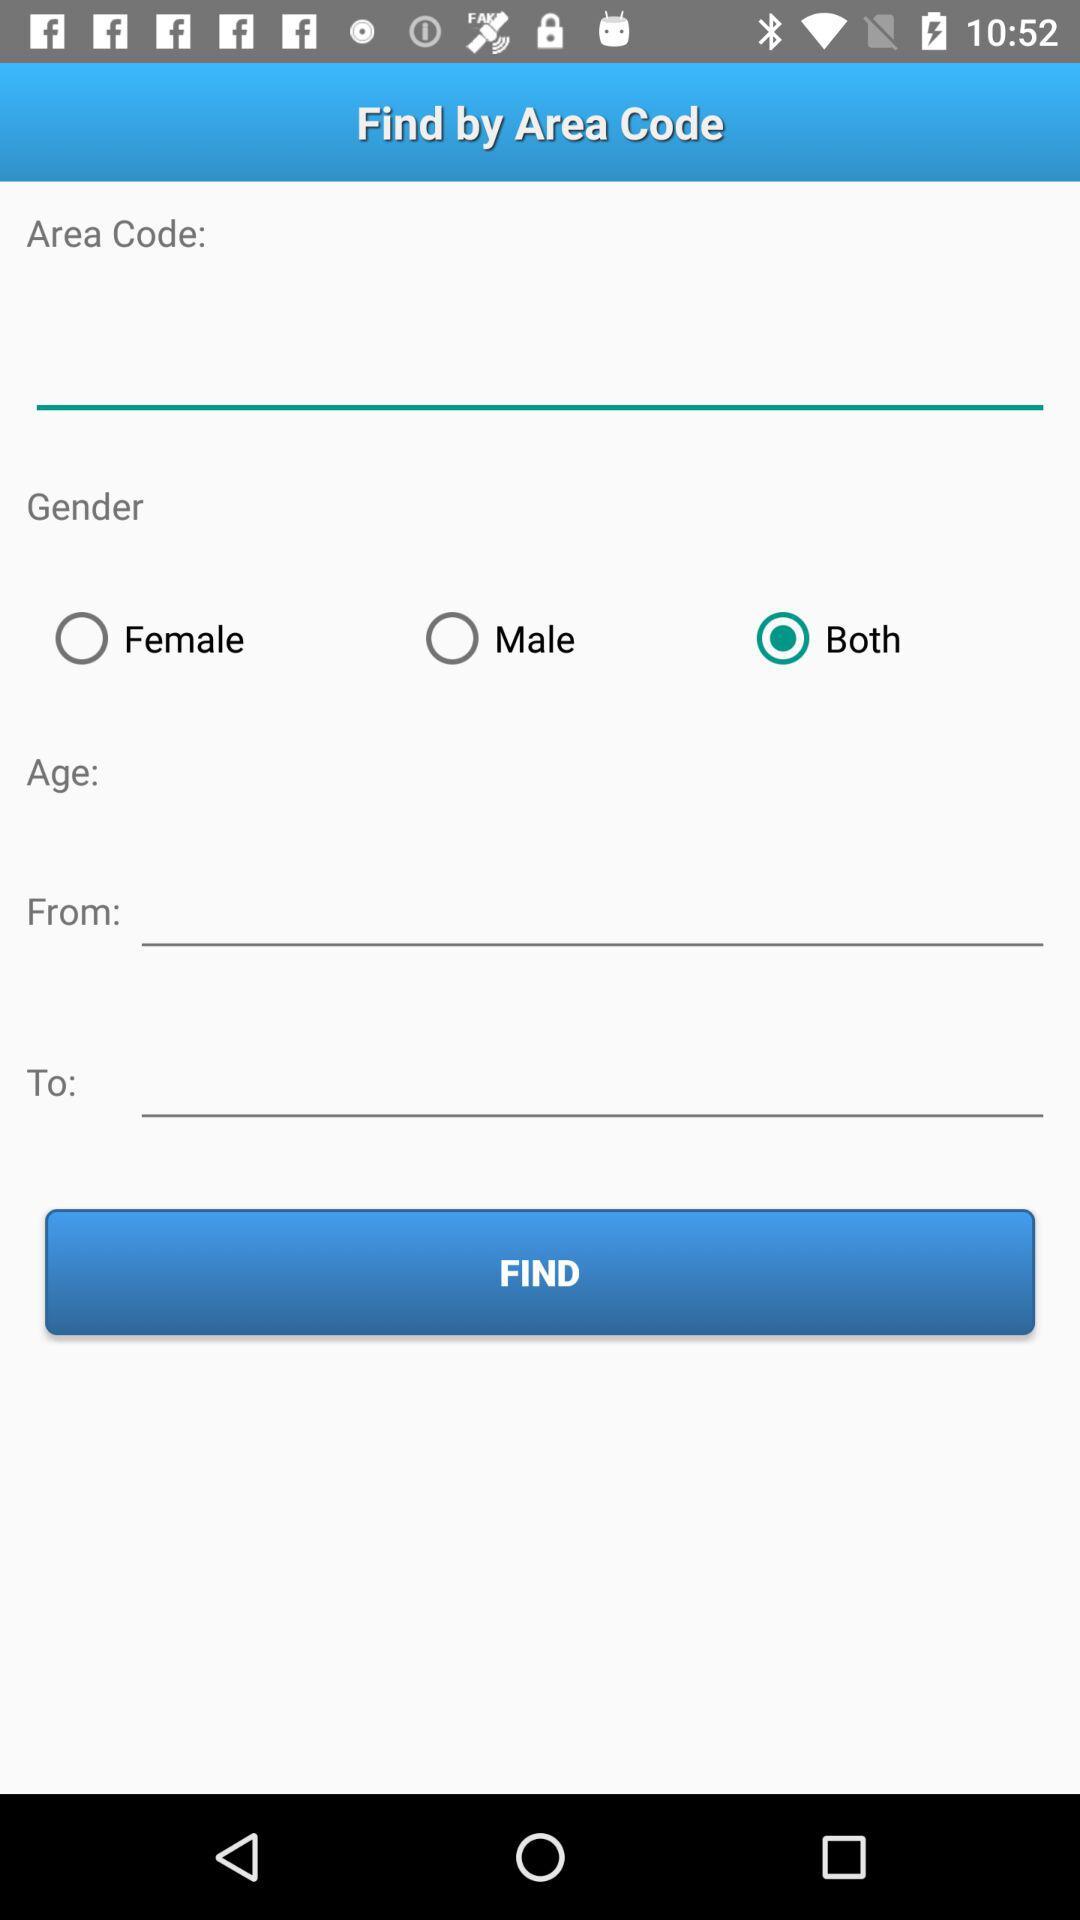 The image size is (1080, 1920). What do you see at coordinates (211, 637) in the screenshot?
I see `female` at bounding box center [211, 637].